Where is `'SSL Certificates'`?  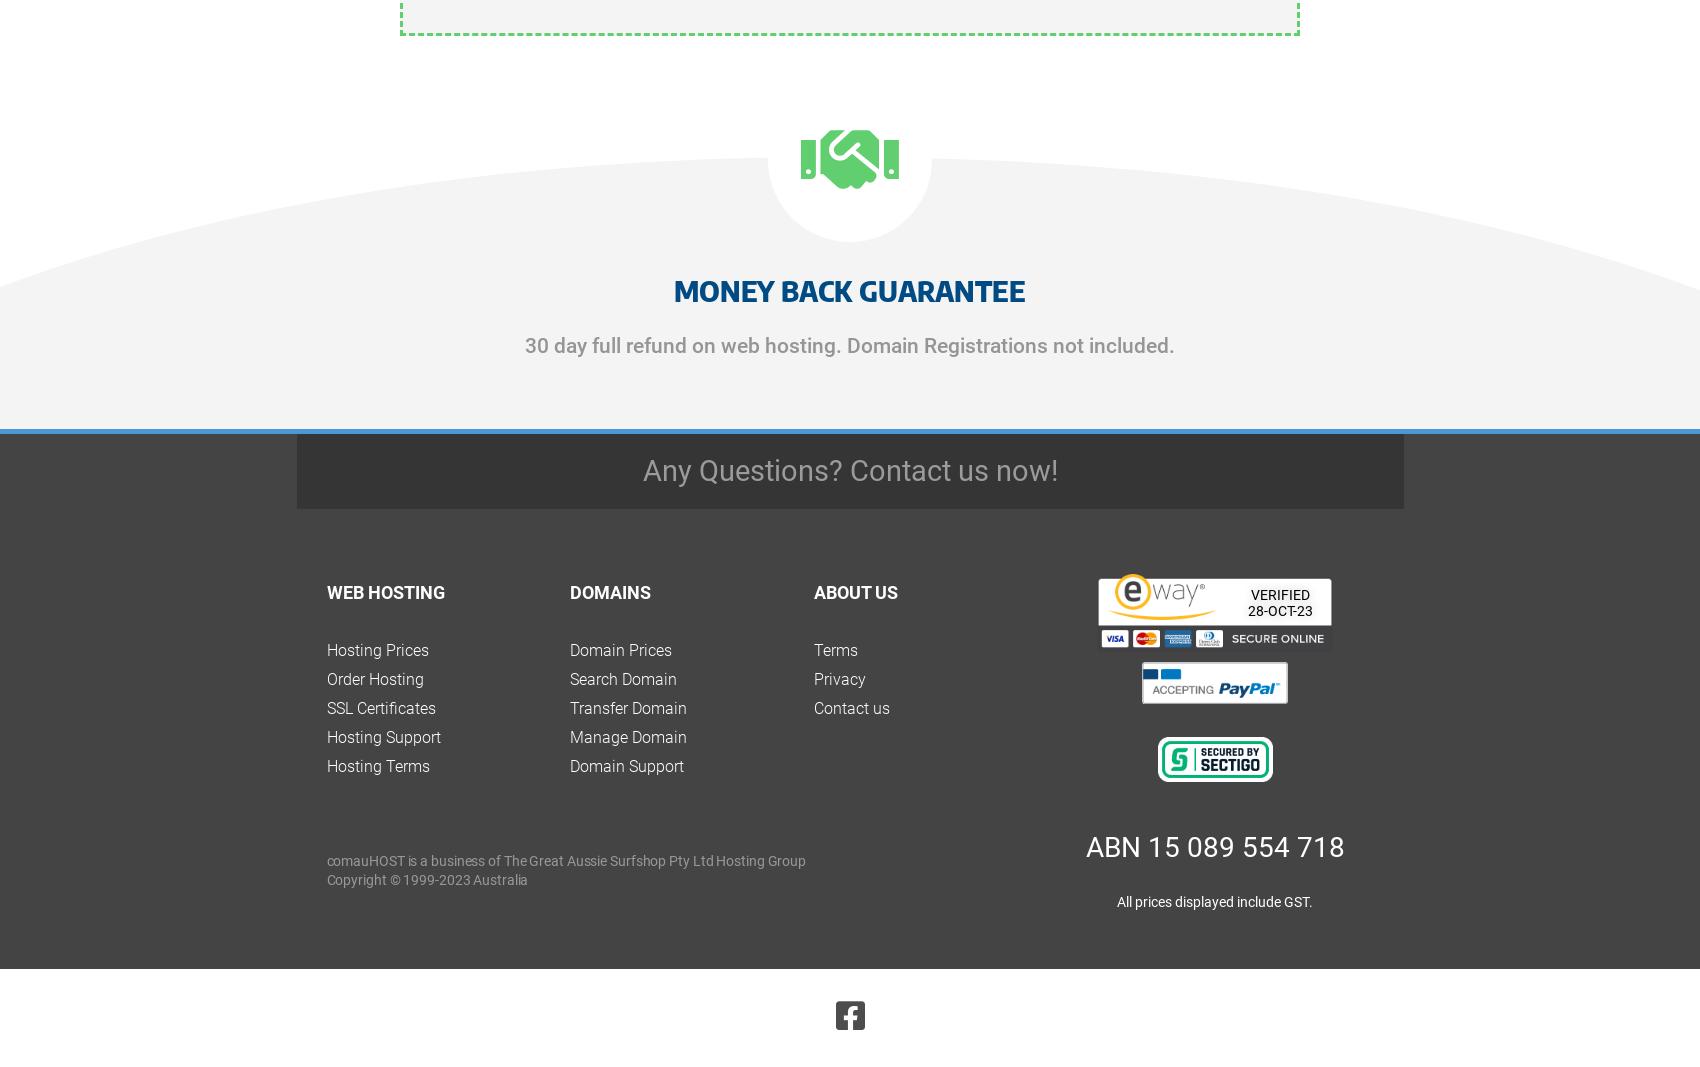
'SSL Certificates' is located at coordinates (379, 707).